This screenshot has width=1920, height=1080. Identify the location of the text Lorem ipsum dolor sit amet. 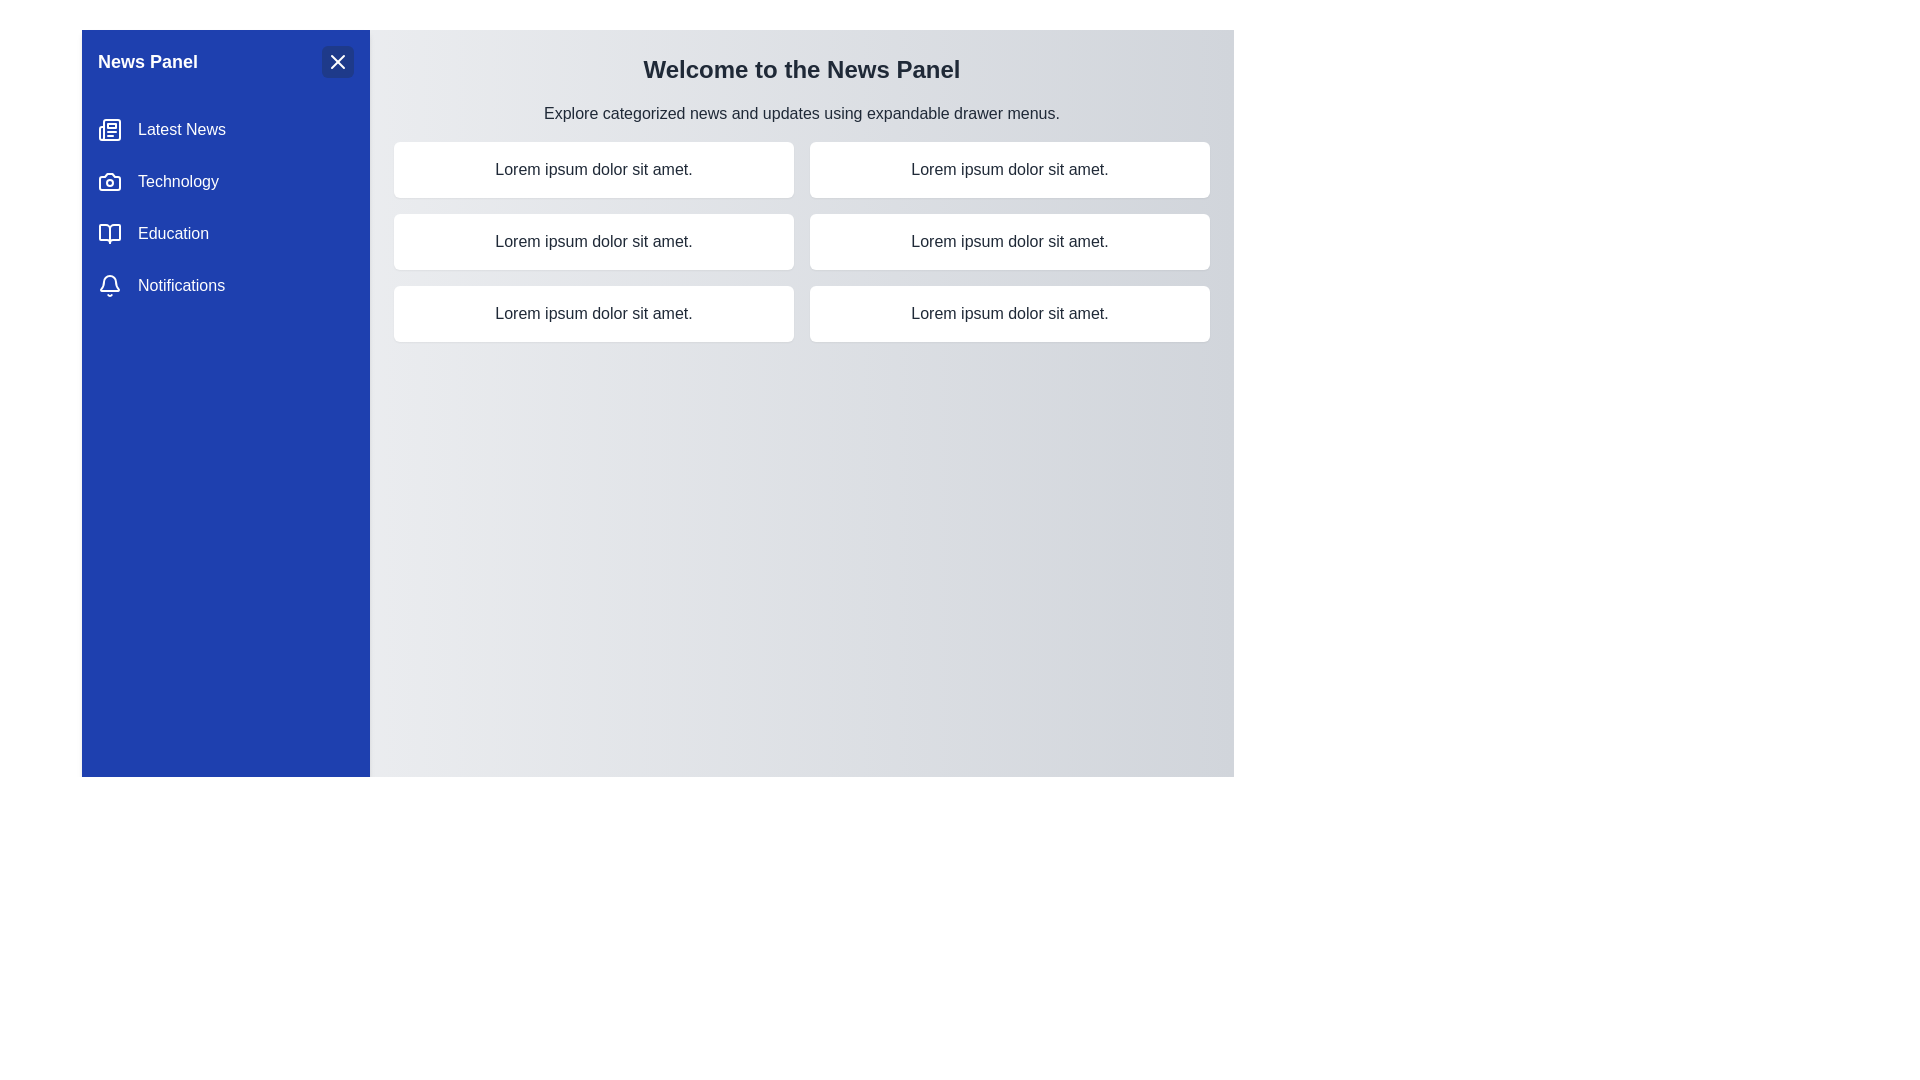
(593, 168).